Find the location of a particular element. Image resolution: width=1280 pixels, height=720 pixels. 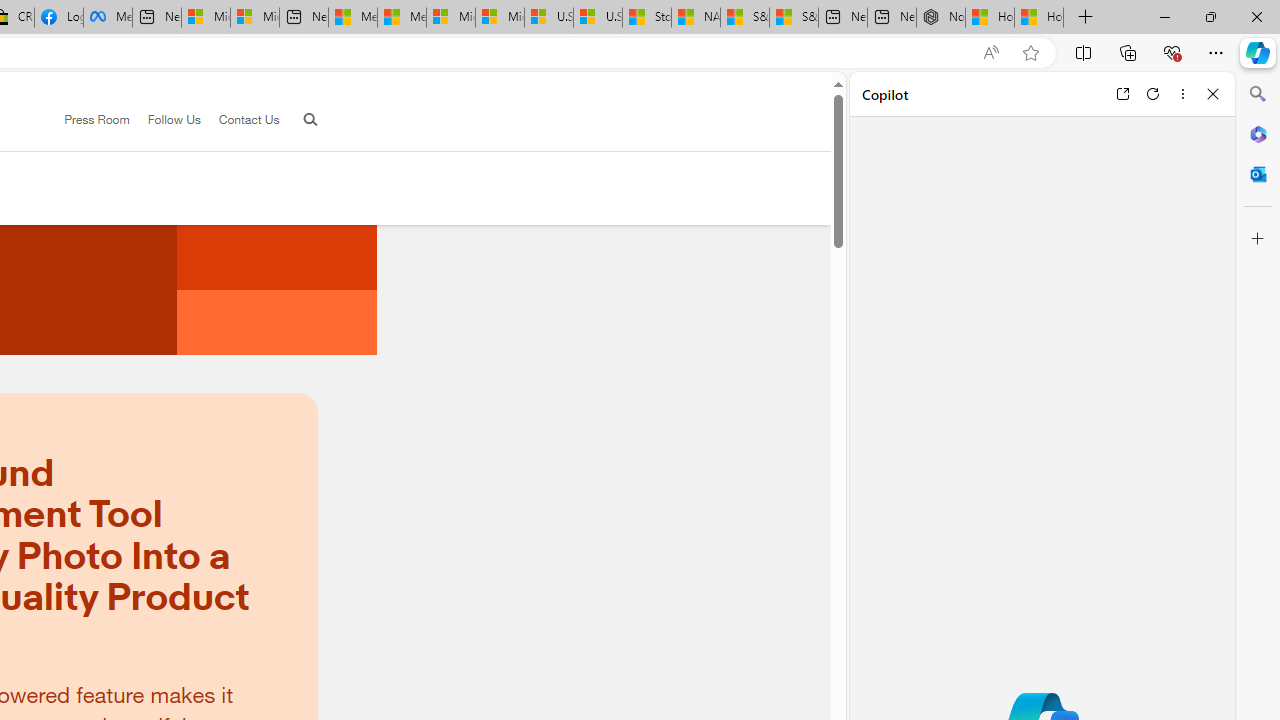

'Outlook' is located at coordinates (1257, 173).